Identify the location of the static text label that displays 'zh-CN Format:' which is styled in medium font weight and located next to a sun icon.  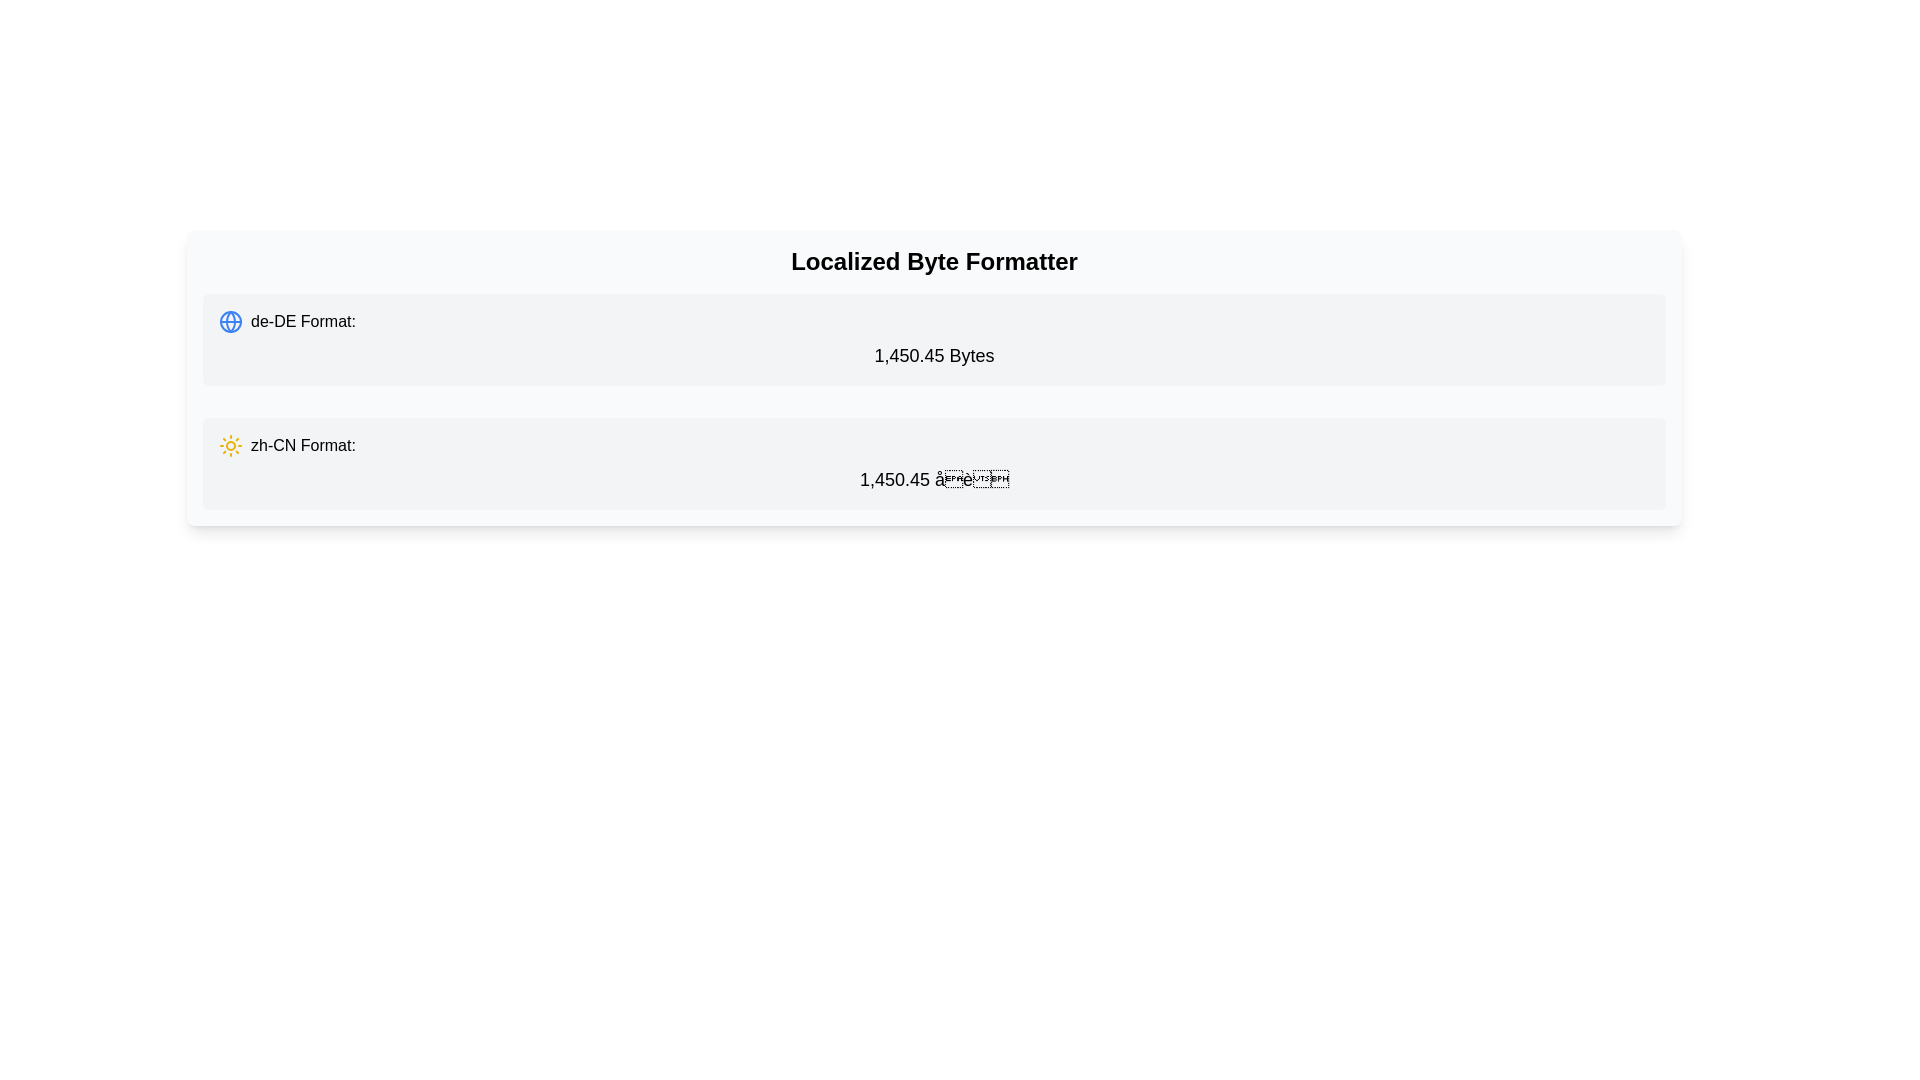
(302, 445).